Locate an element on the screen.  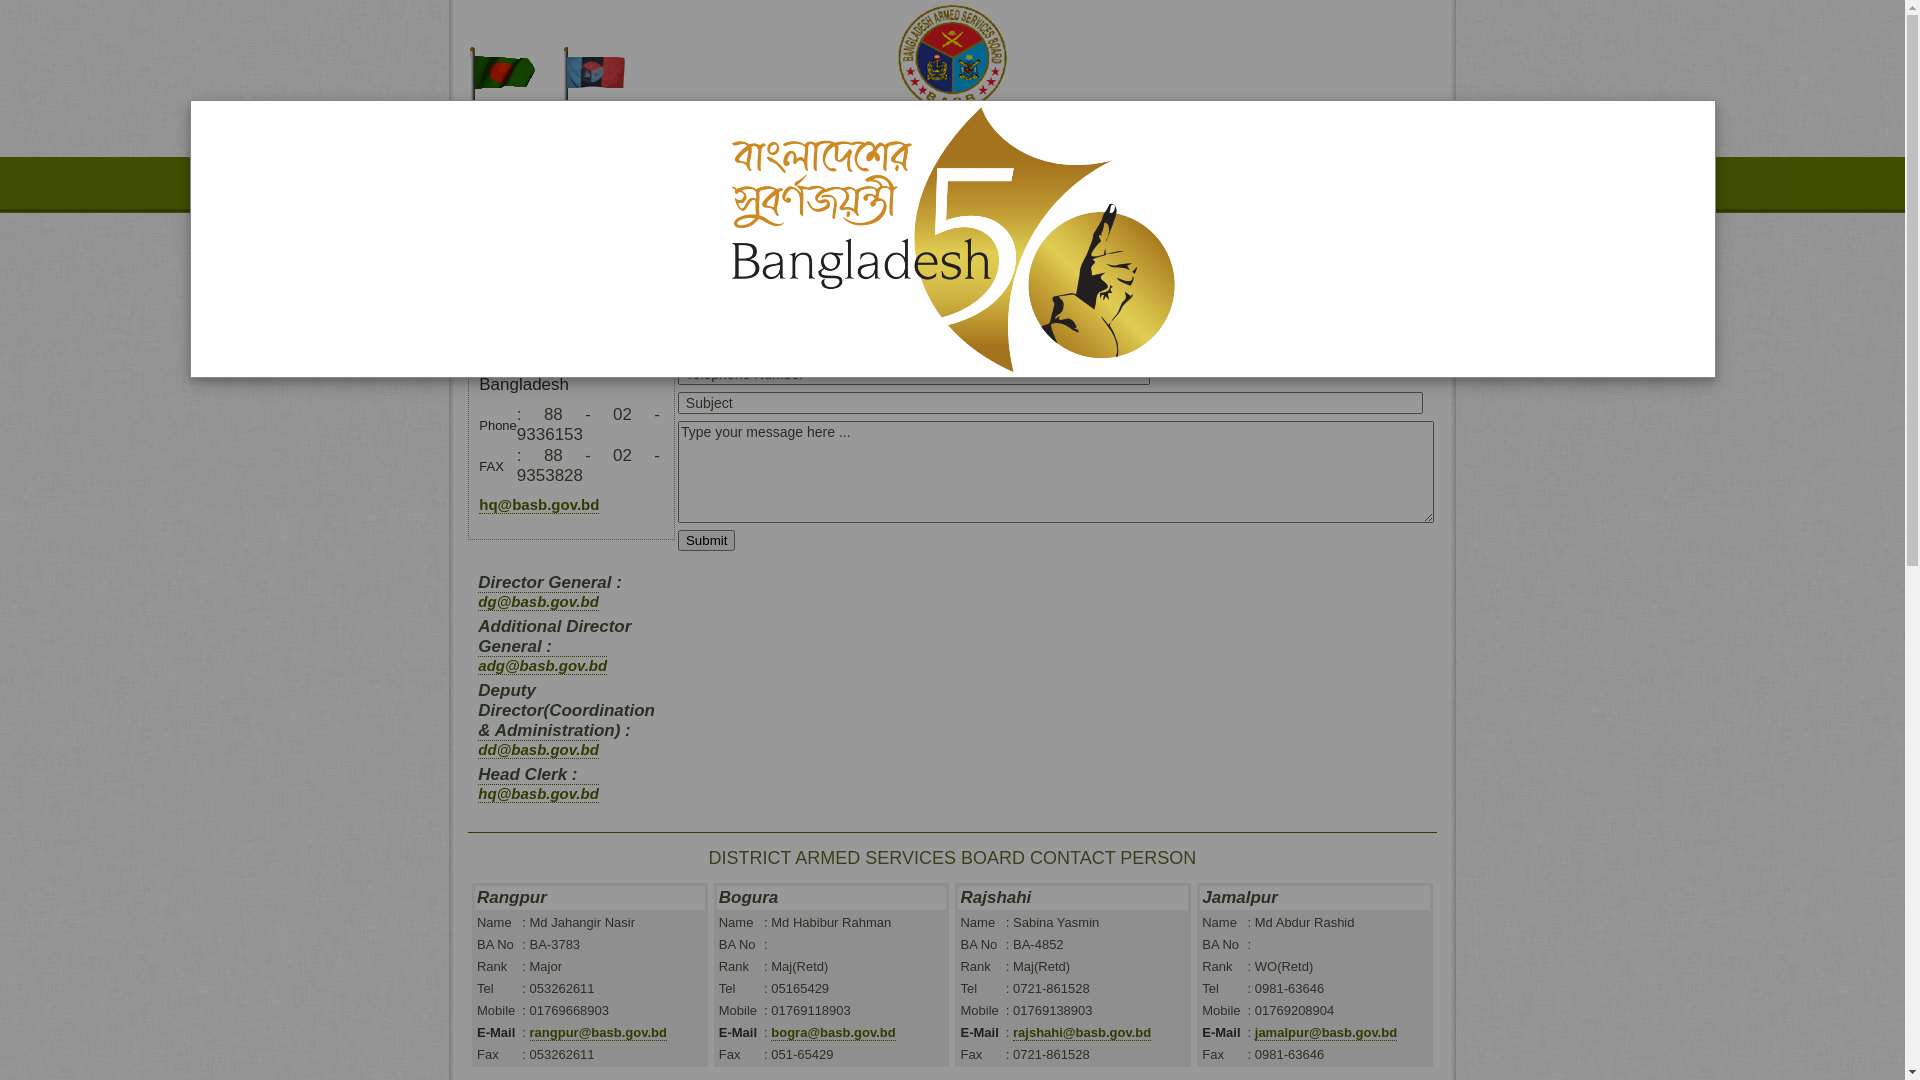
'DISTRICT ARMED SERVICES BOARD CONTACT PERSON' is located at coordinates (952, 856).